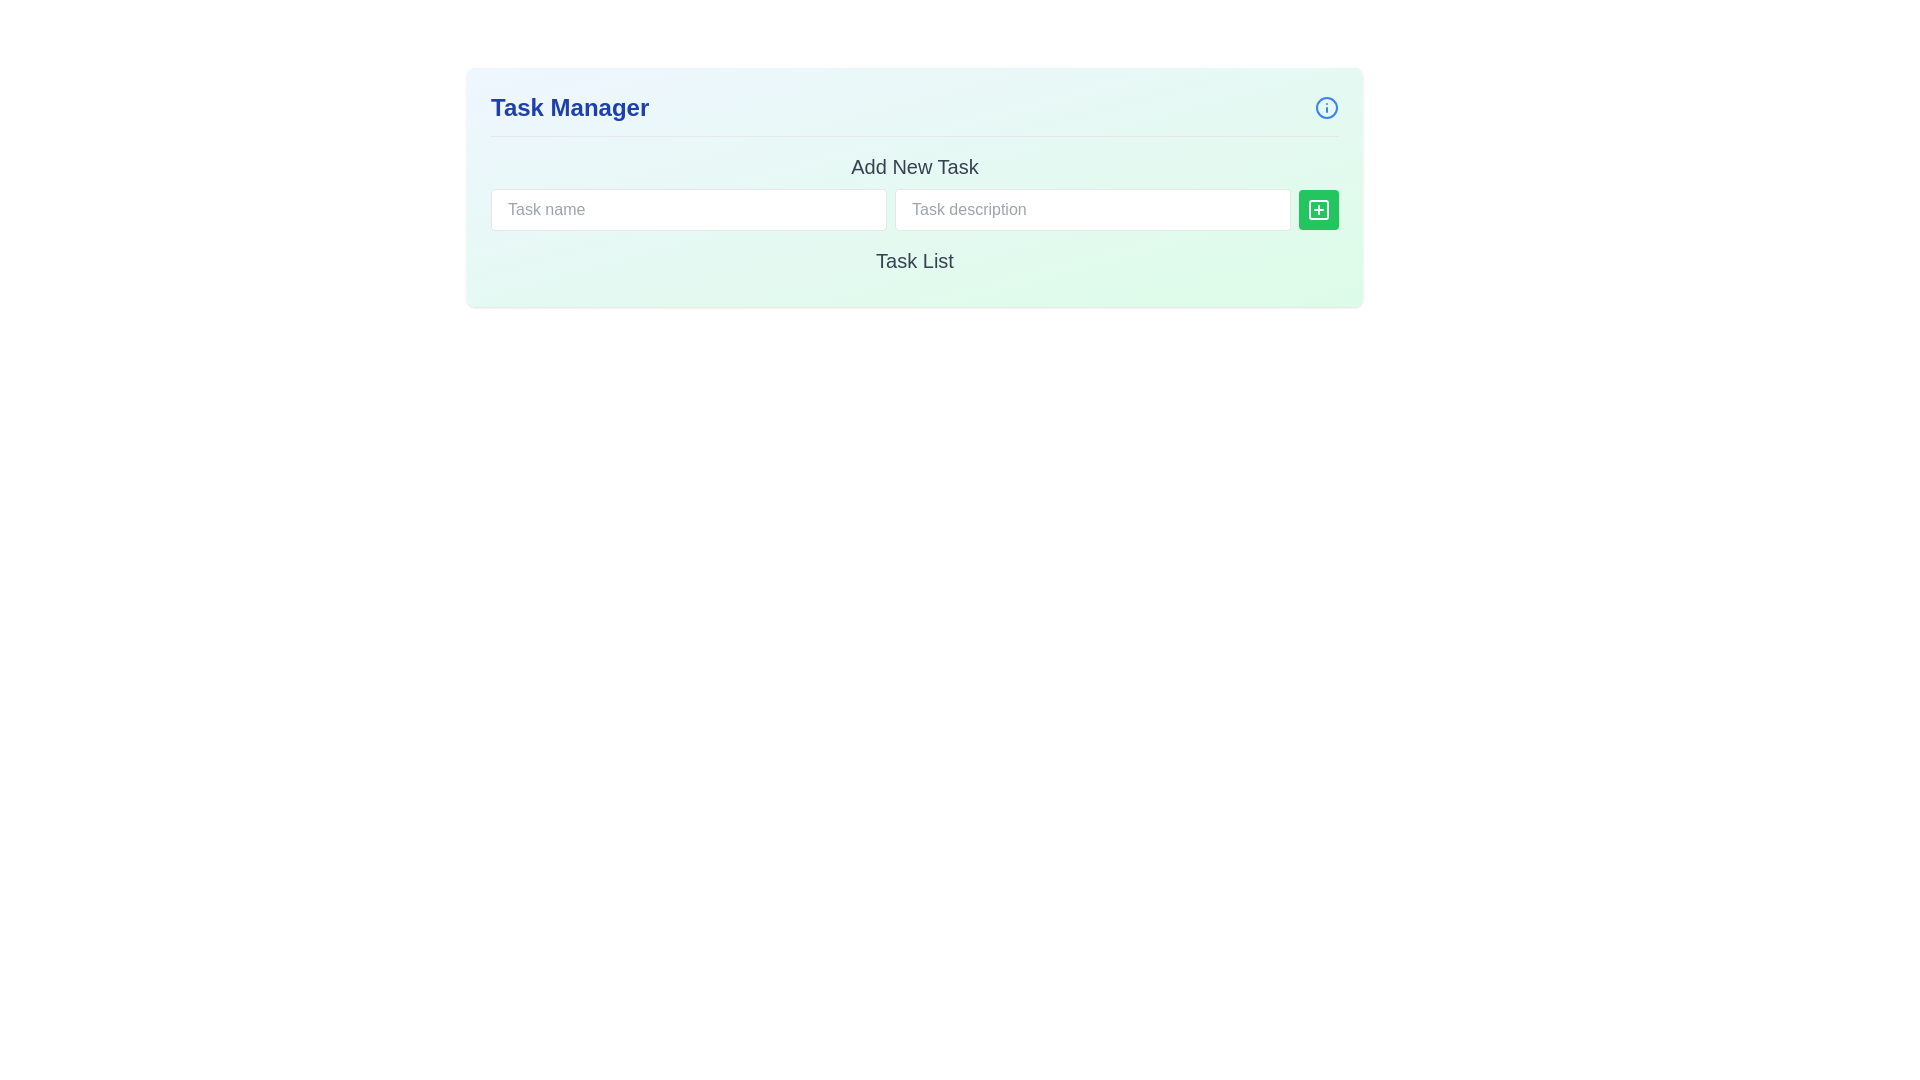 The width and height of the screenshot is (1920, 1080). I want to click on the section heading that provides context for adding new tasks, located above the 'Task name' and 'Task description' fields, so click(914, 165).